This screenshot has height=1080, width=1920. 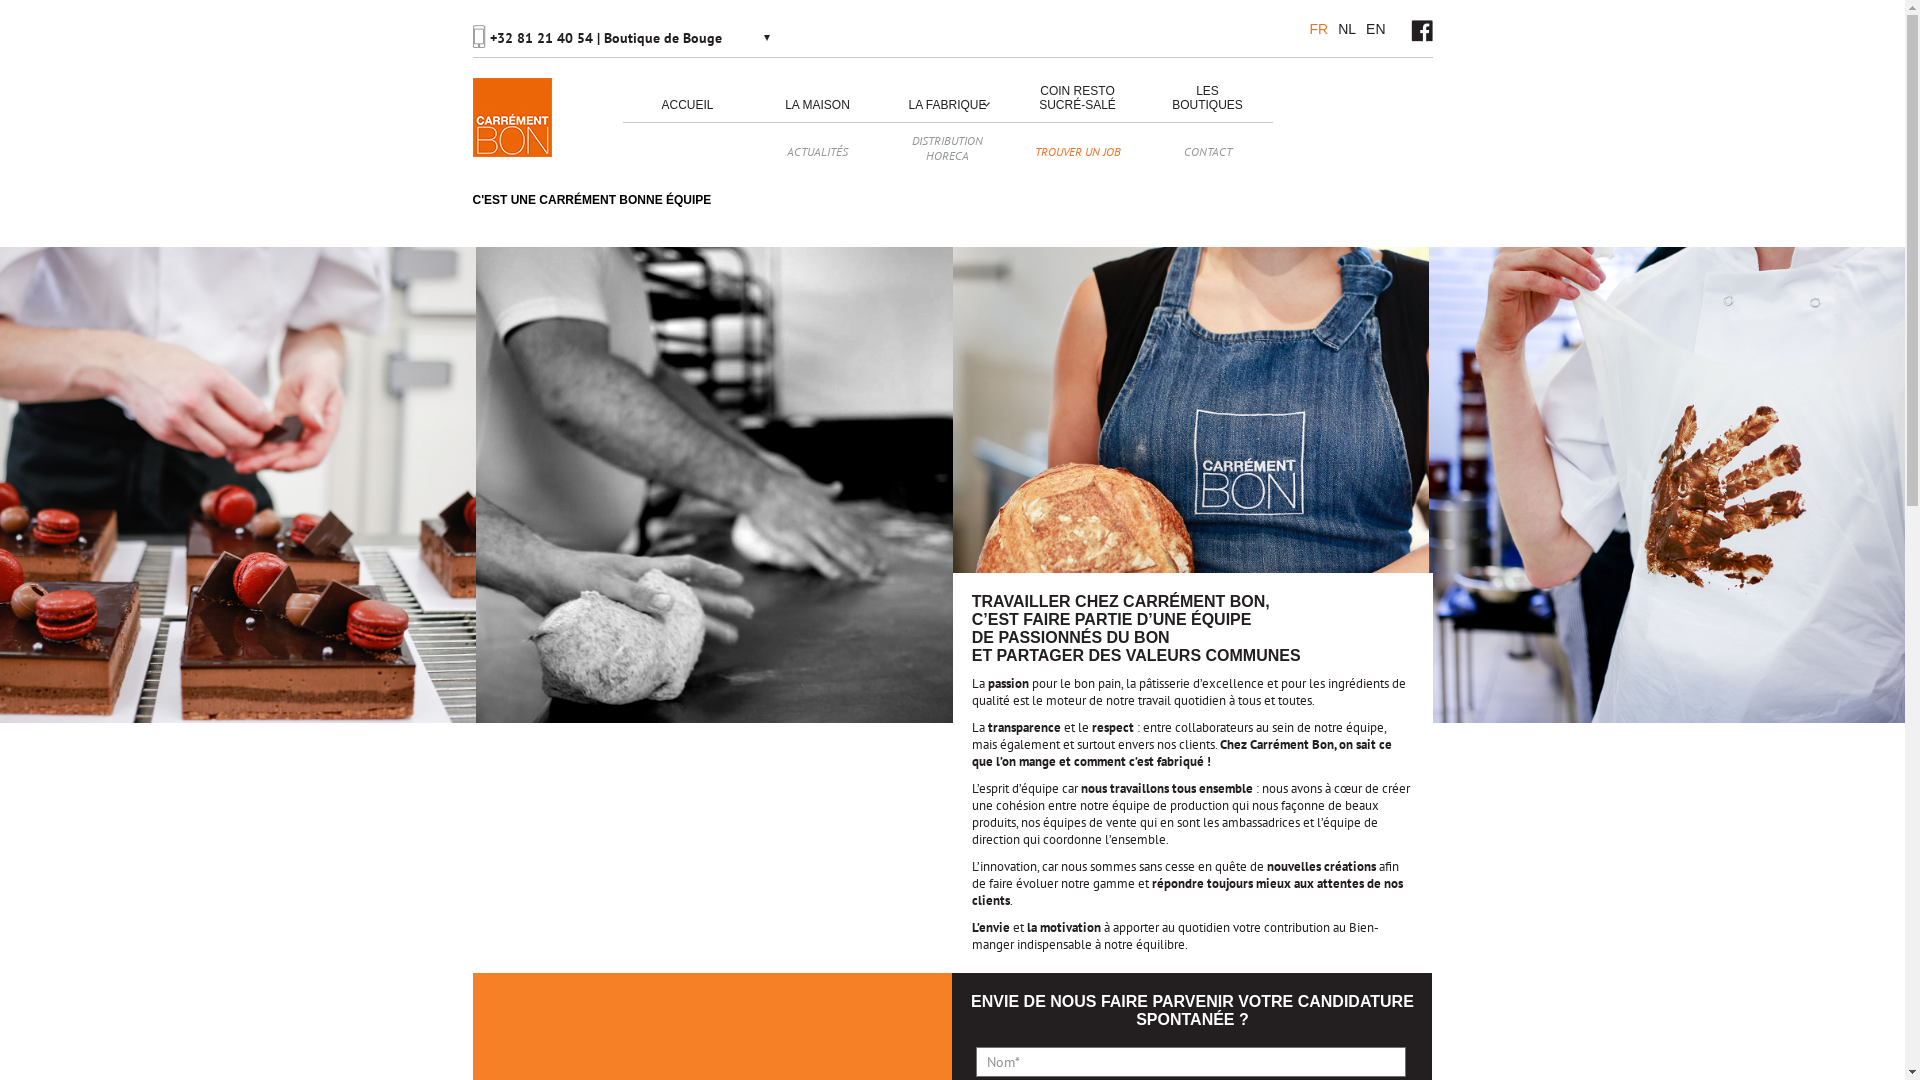 I want to click on 'TROUVER UN JOB', so click(x=1012, y=145).